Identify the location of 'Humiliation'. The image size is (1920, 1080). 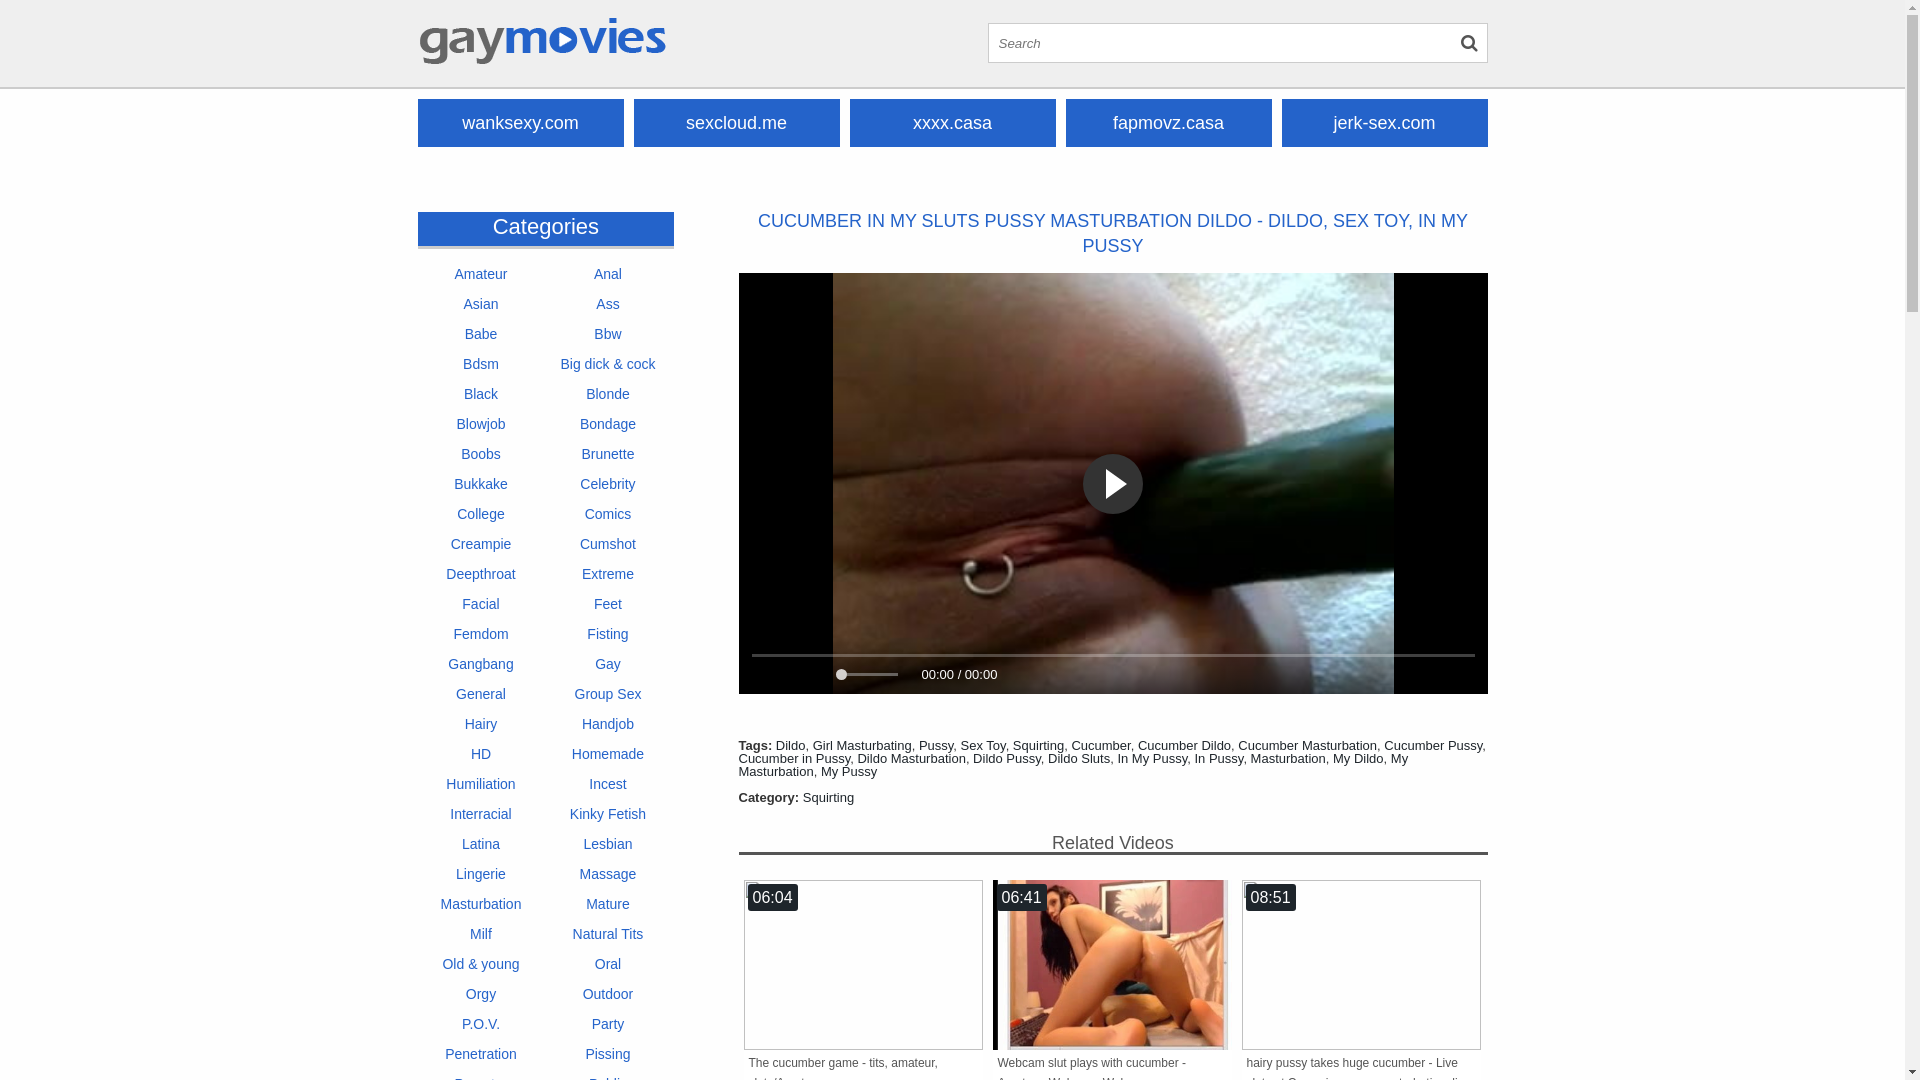
(480, 782).